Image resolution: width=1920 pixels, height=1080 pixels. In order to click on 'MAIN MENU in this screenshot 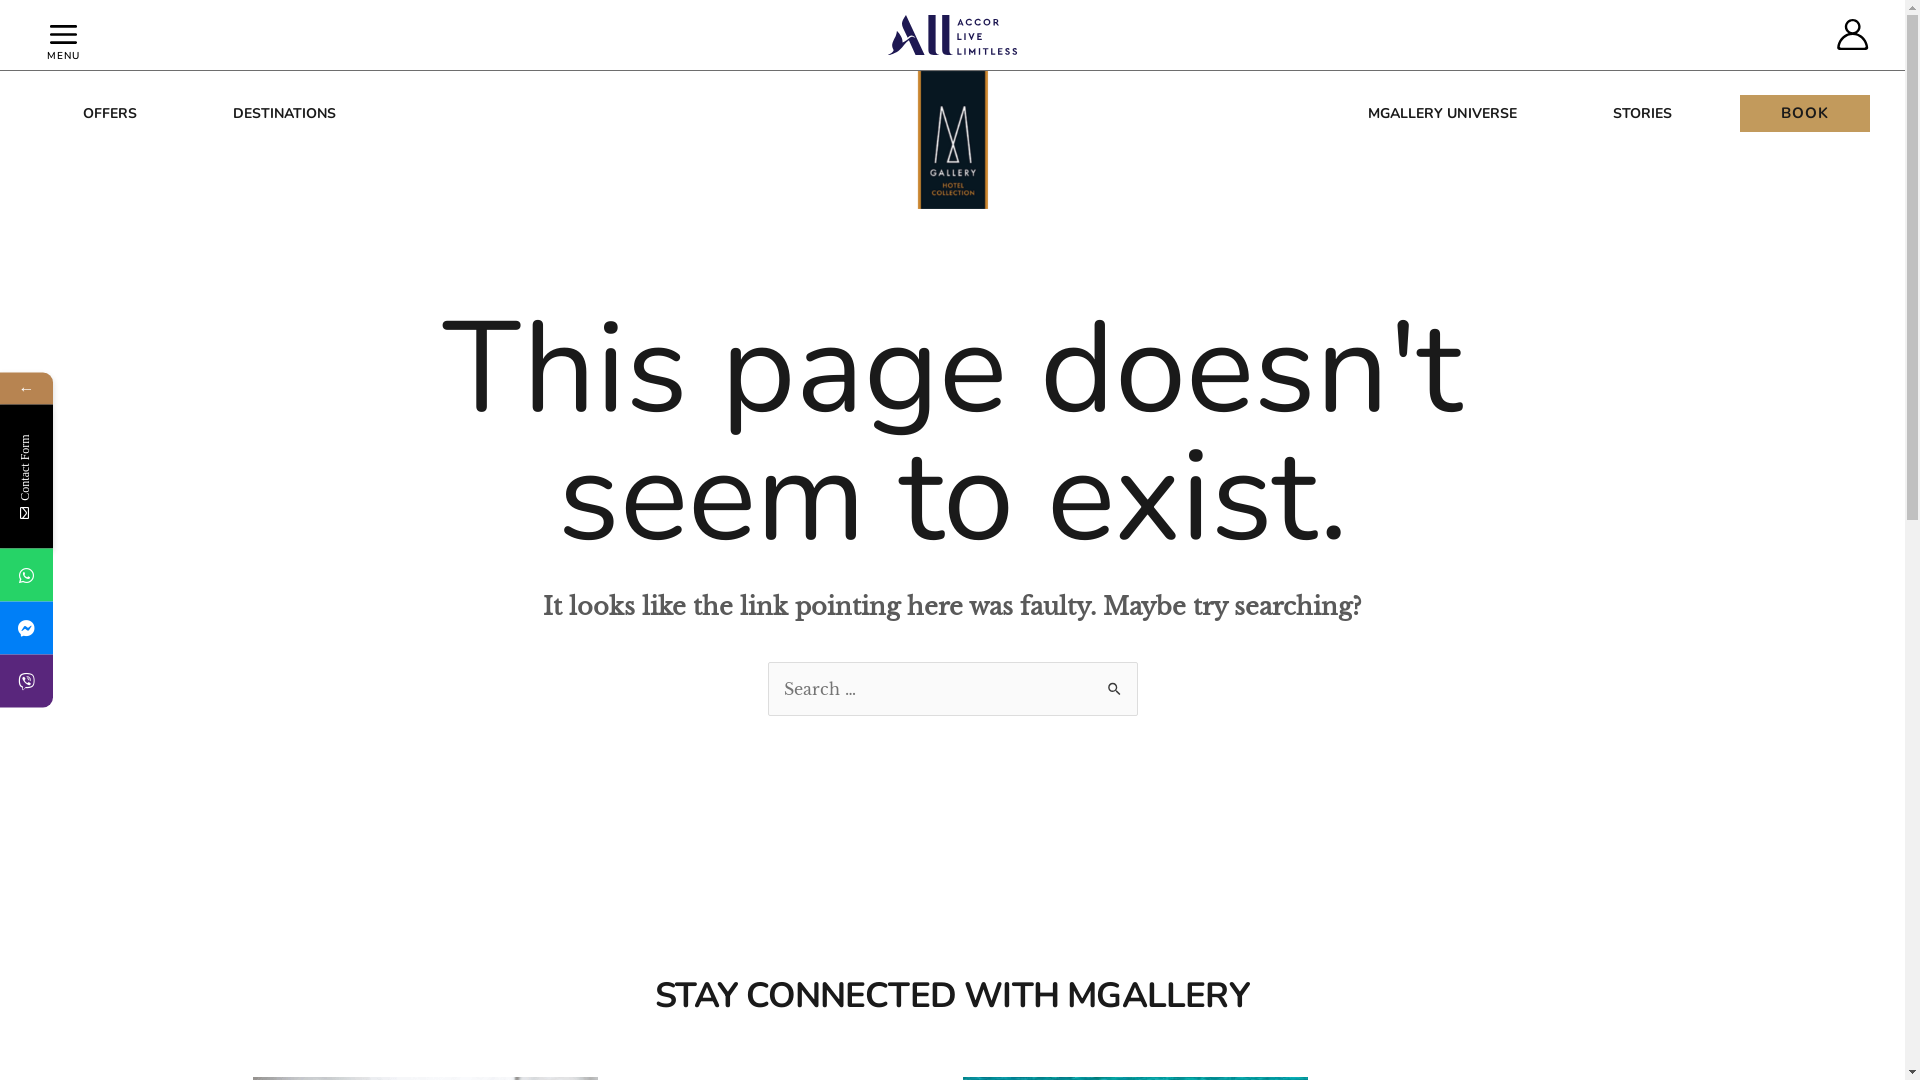, I will do `click(63, 34)`.